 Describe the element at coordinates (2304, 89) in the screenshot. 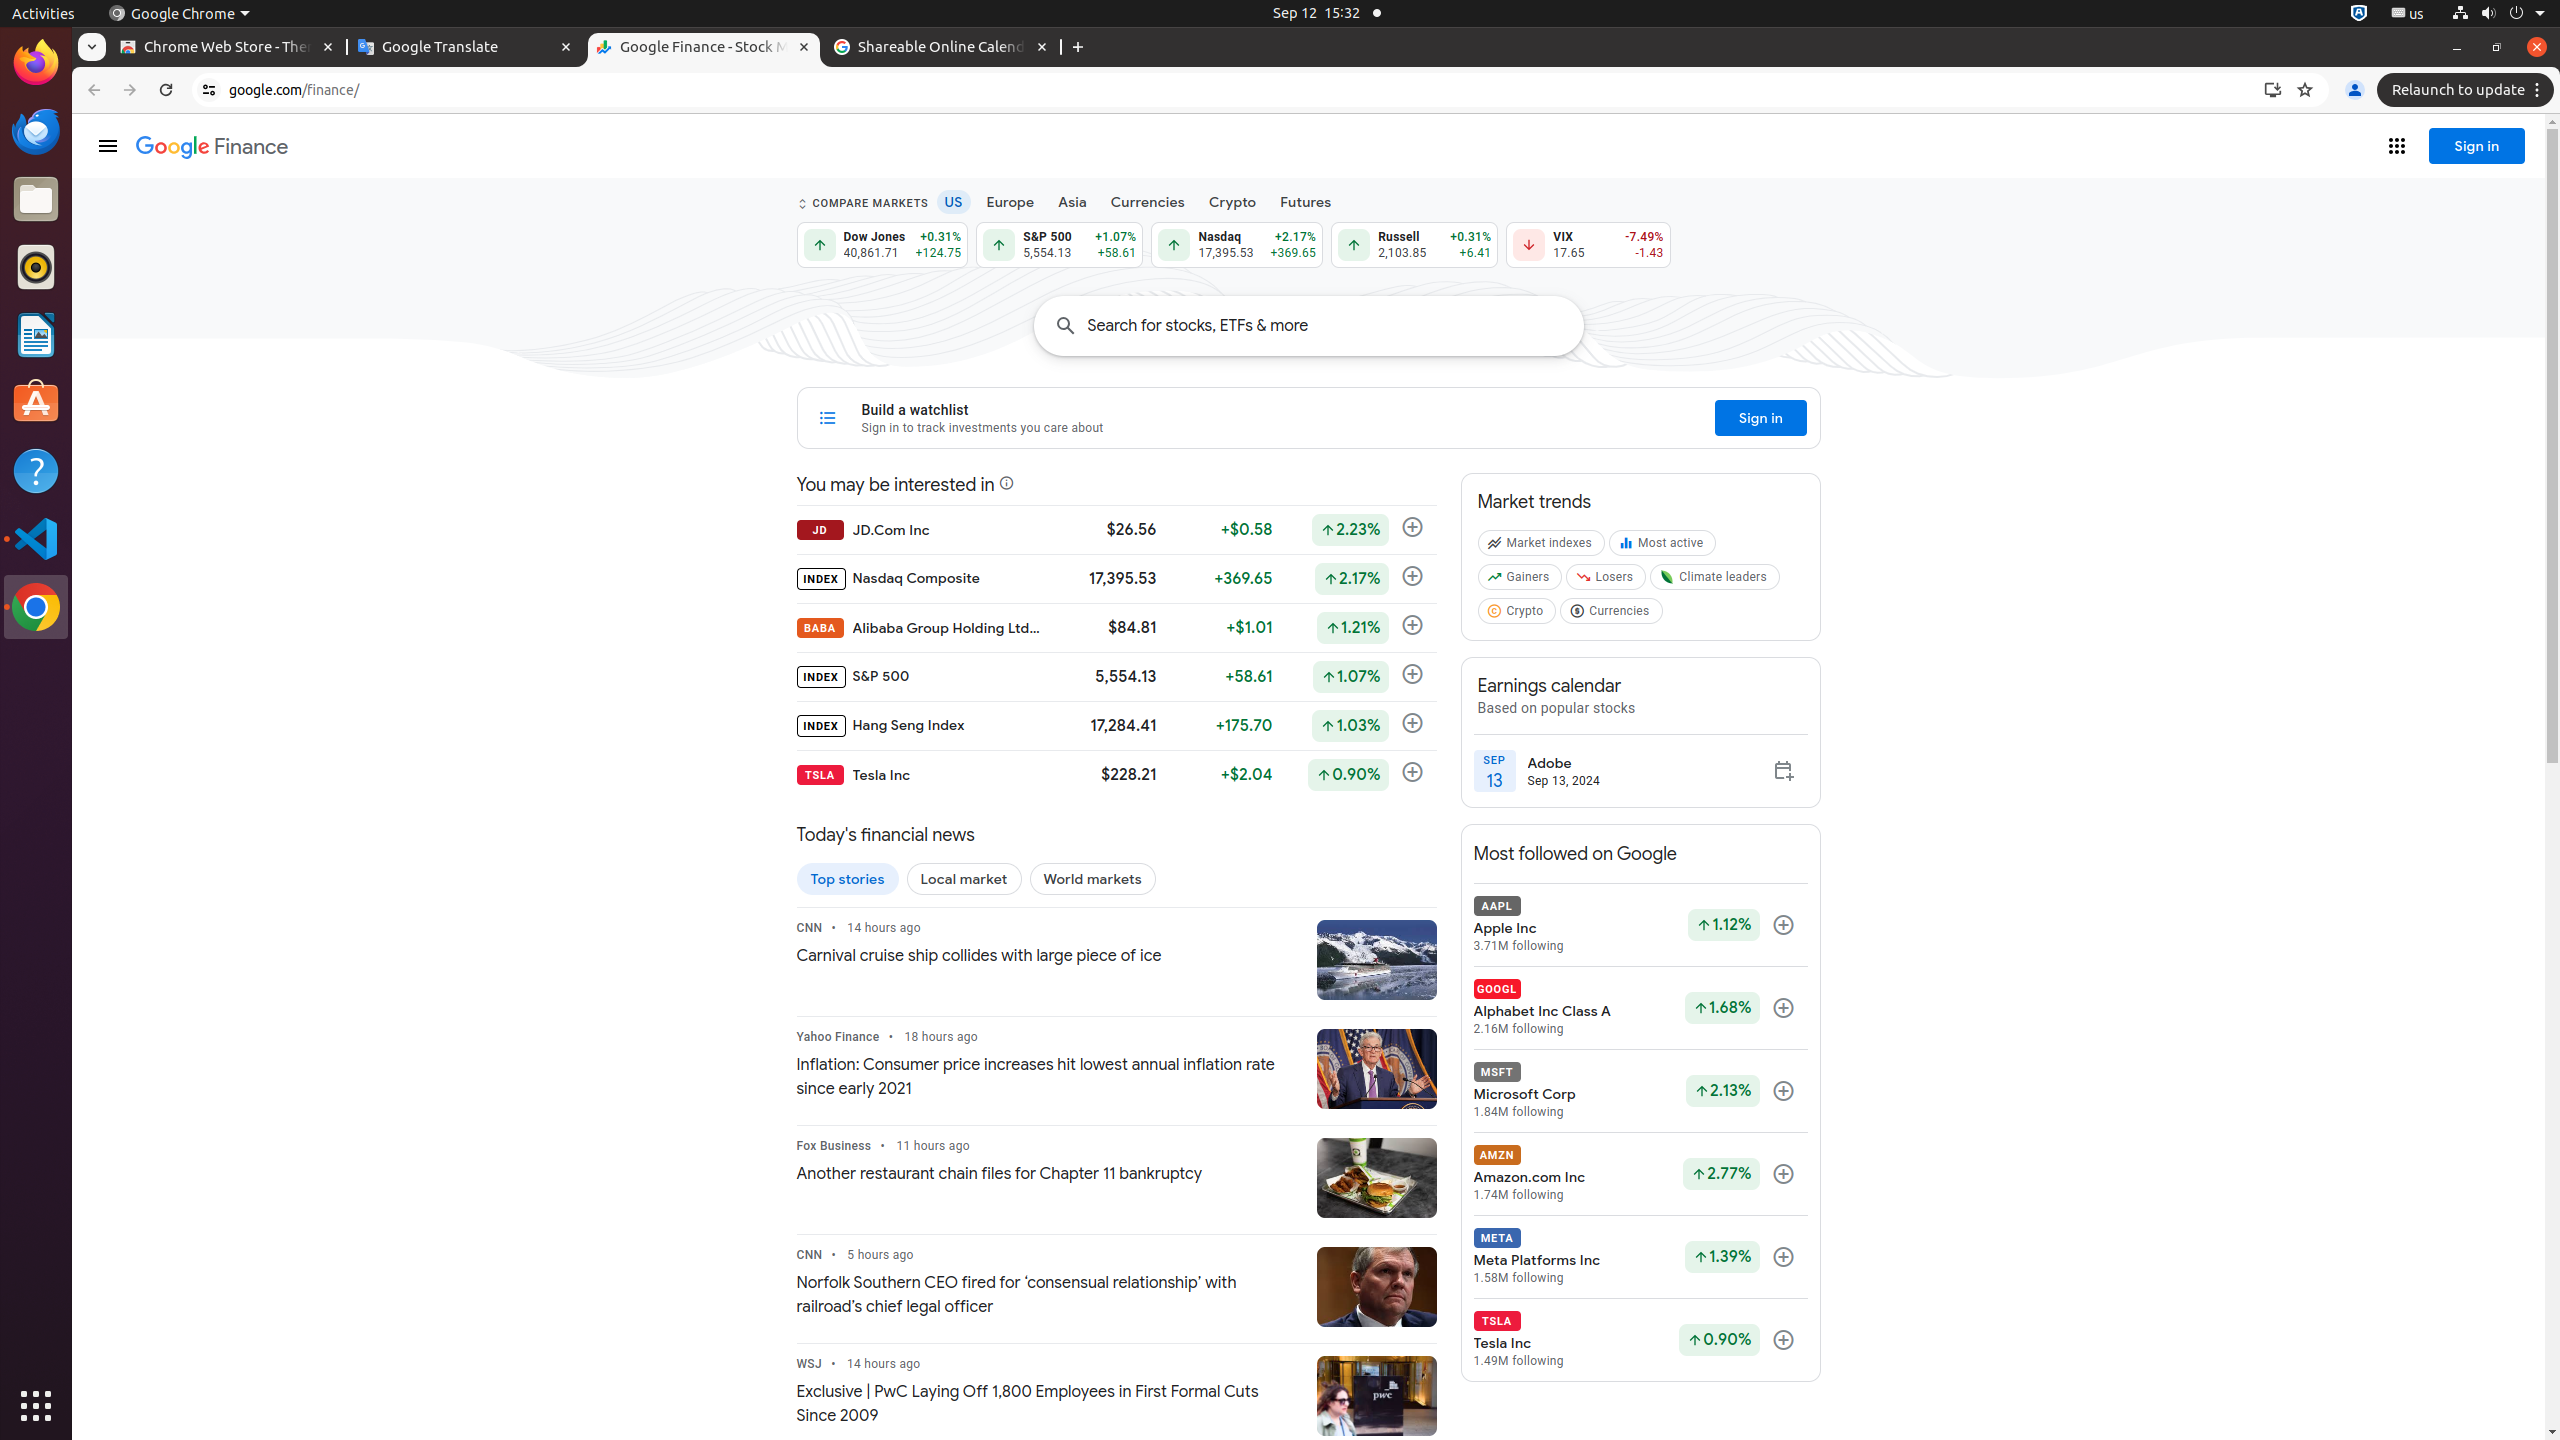

I see `'Bookmark this tab'` at that location.